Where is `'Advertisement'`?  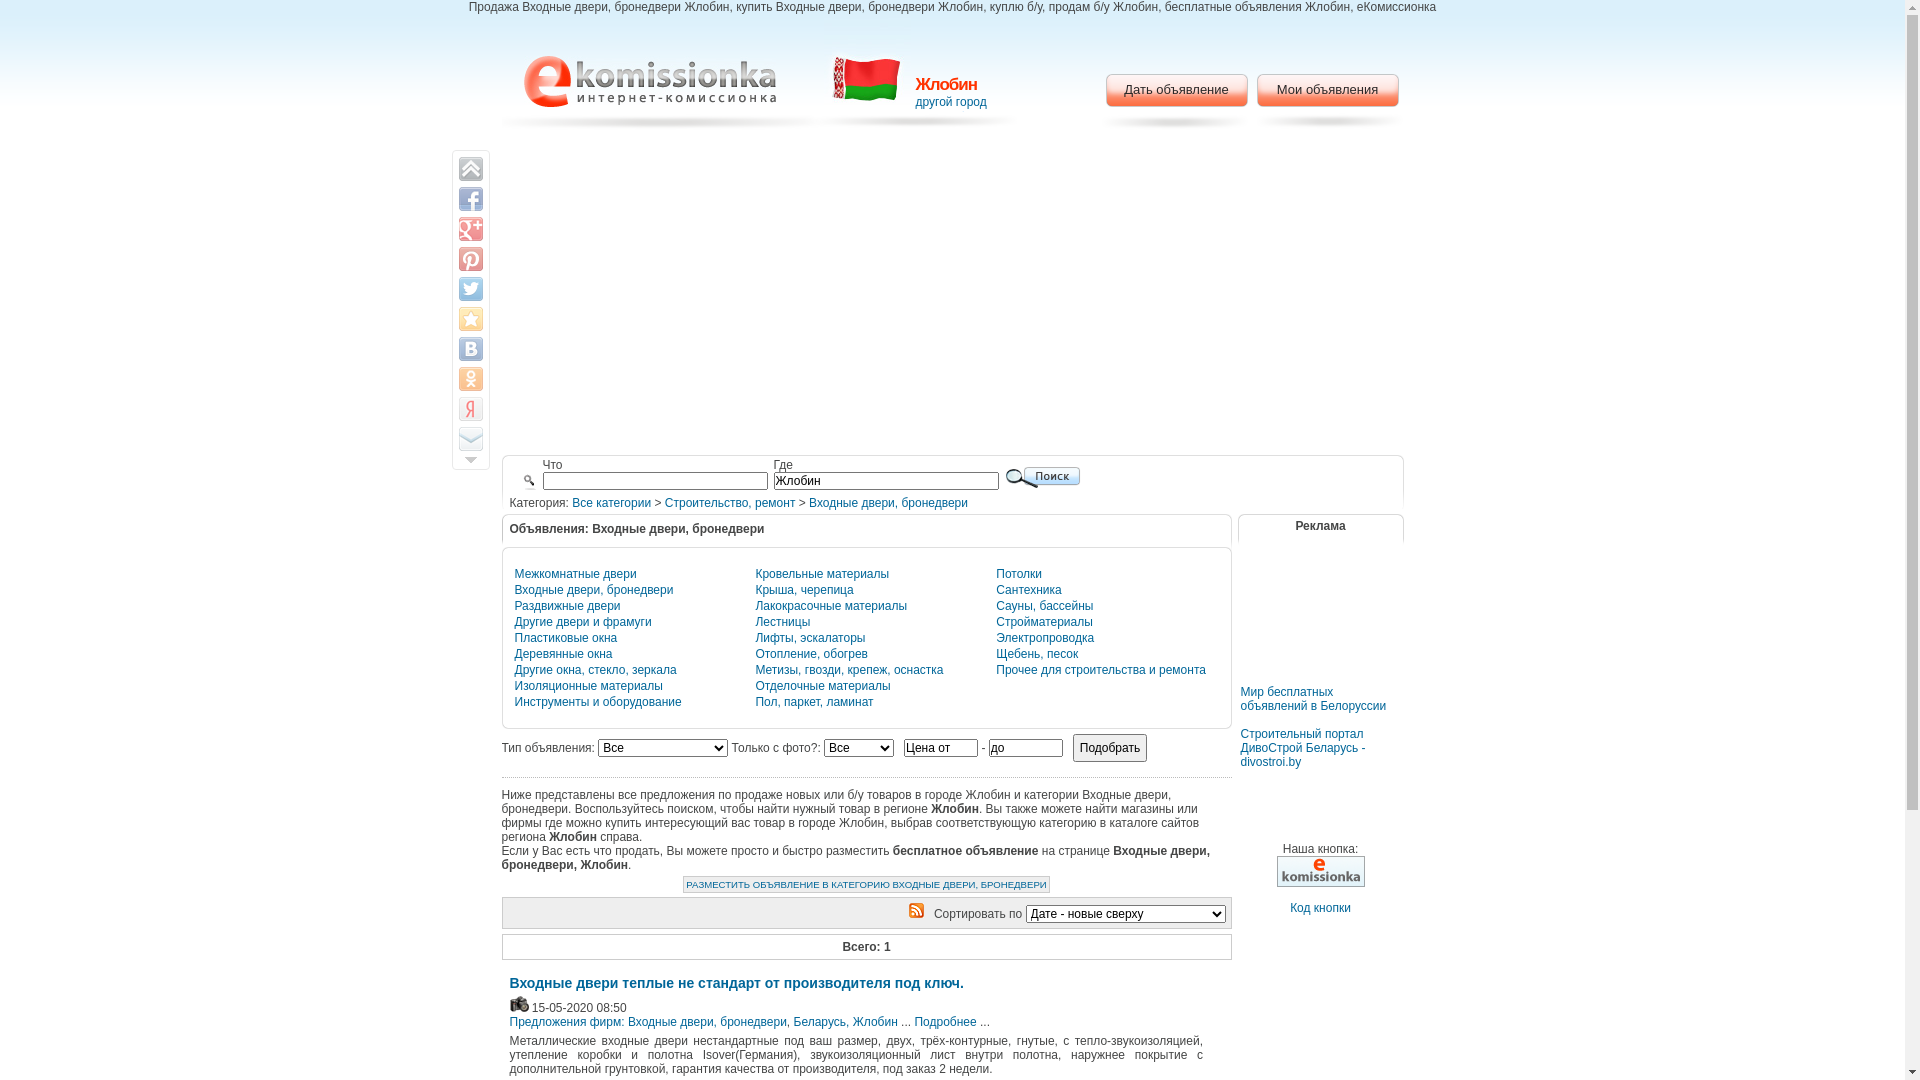 'Advertisement' is located at coordinates (1320, 624).